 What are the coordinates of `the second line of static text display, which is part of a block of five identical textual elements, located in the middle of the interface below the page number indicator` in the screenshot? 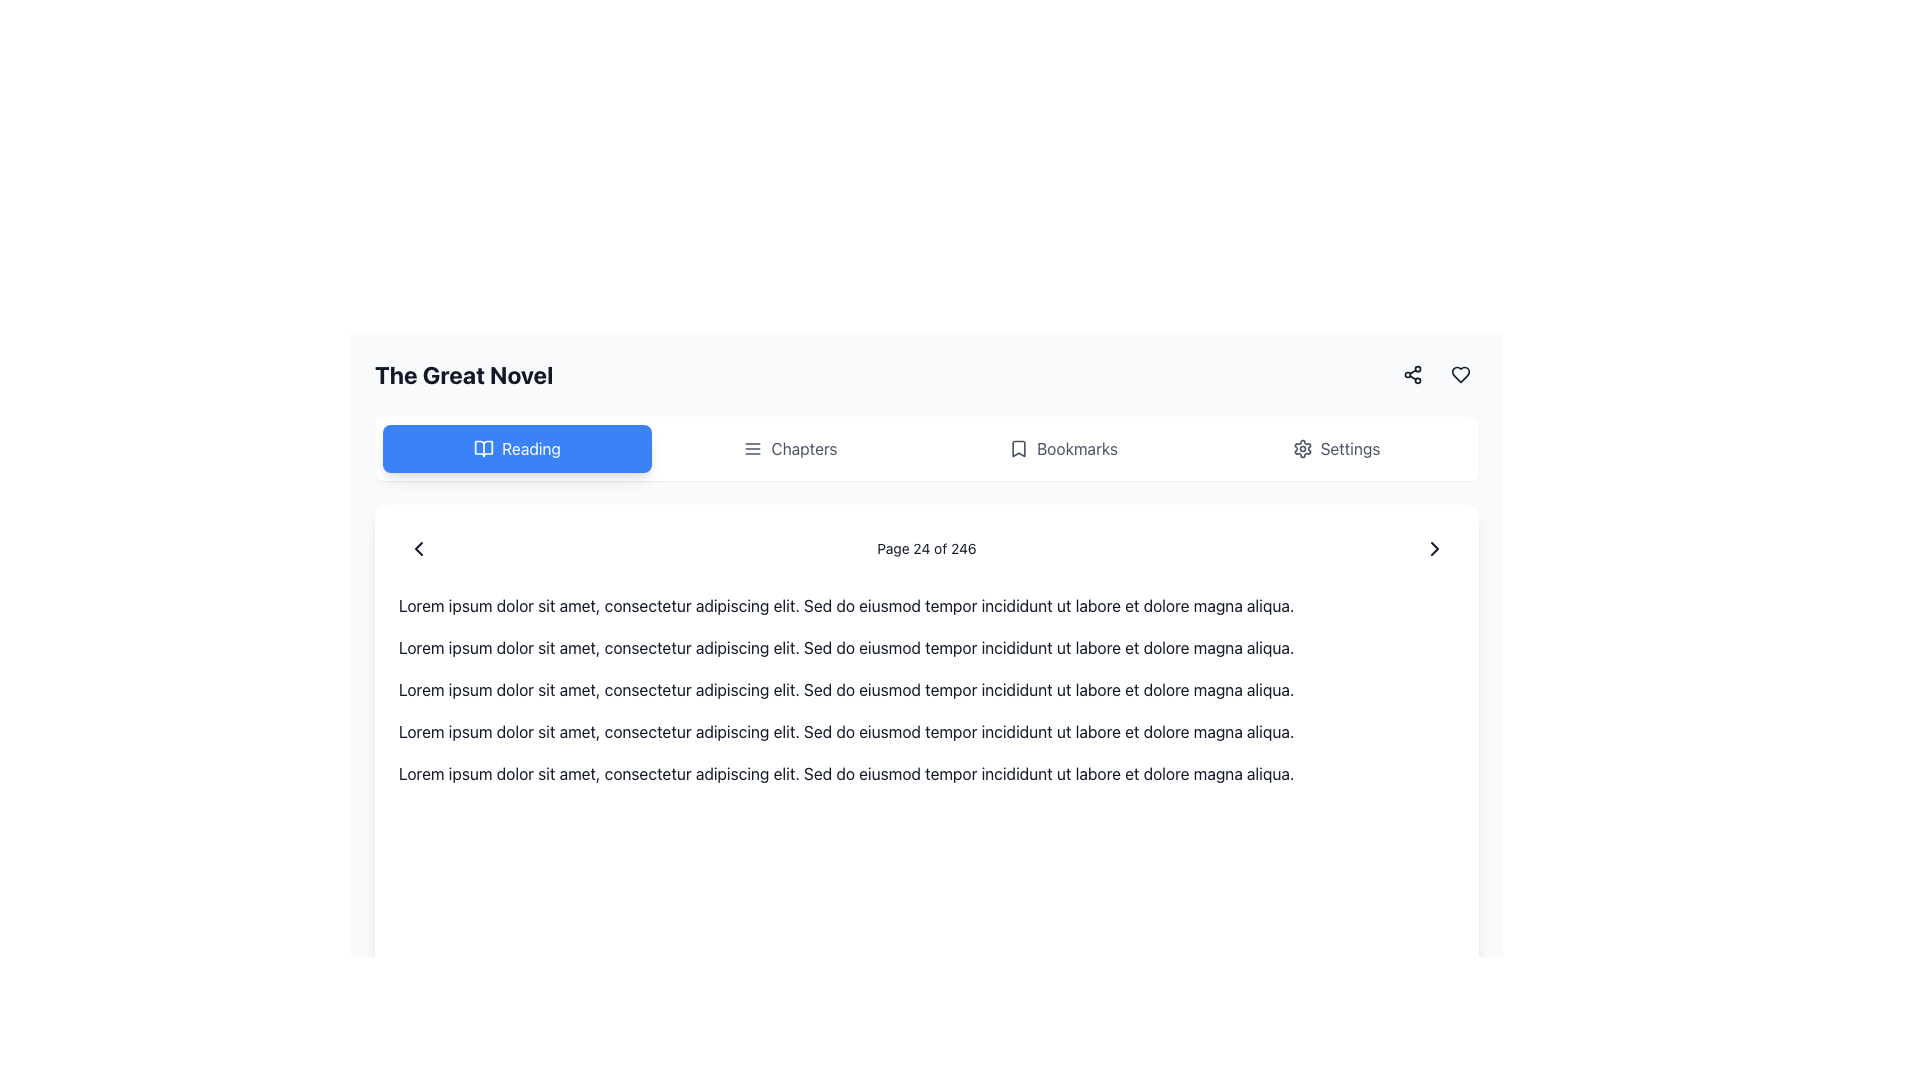 It's located at (925, 648).